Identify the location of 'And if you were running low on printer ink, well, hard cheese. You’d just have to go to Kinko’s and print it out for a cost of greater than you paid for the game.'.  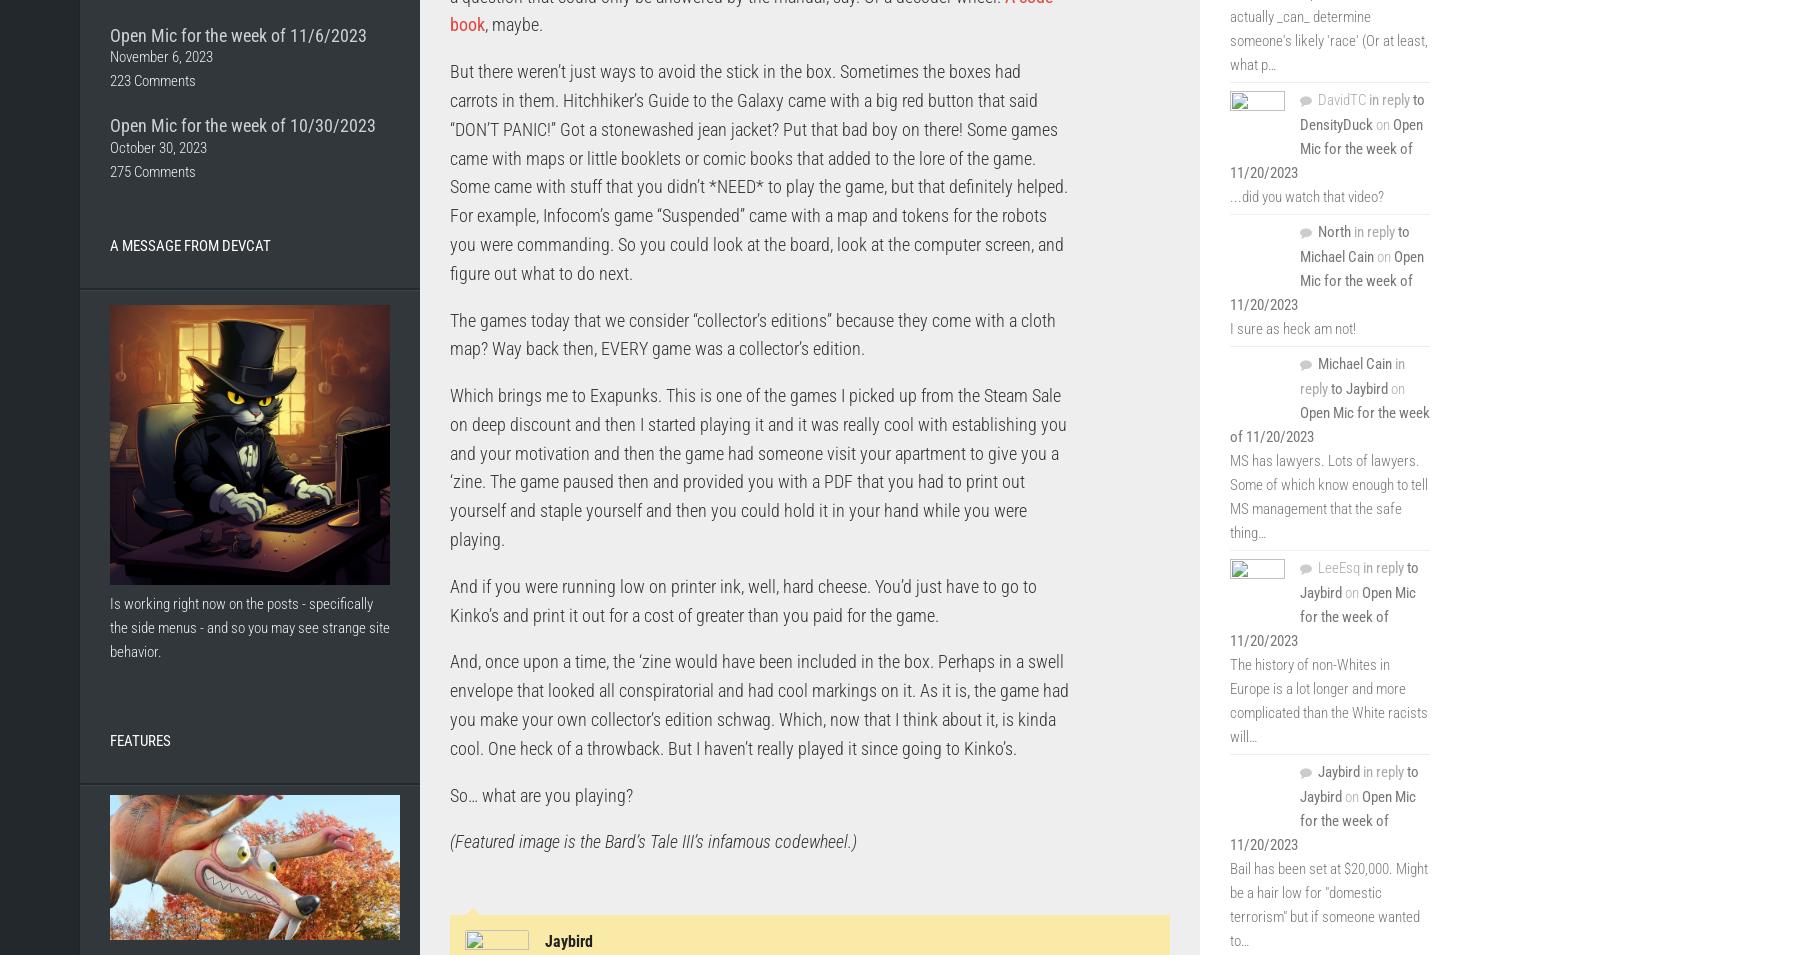
(742, 600).